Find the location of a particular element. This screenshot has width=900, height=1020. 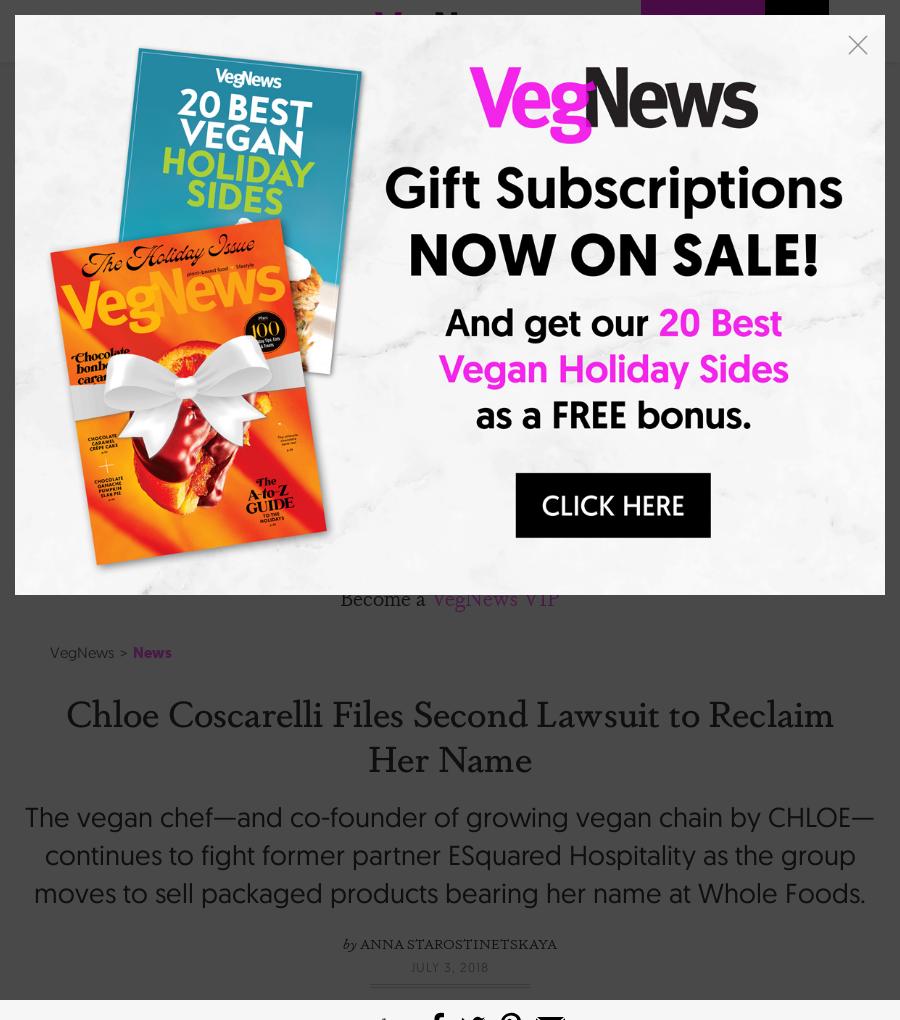

'Guides' is located at coordinates (180, 468).